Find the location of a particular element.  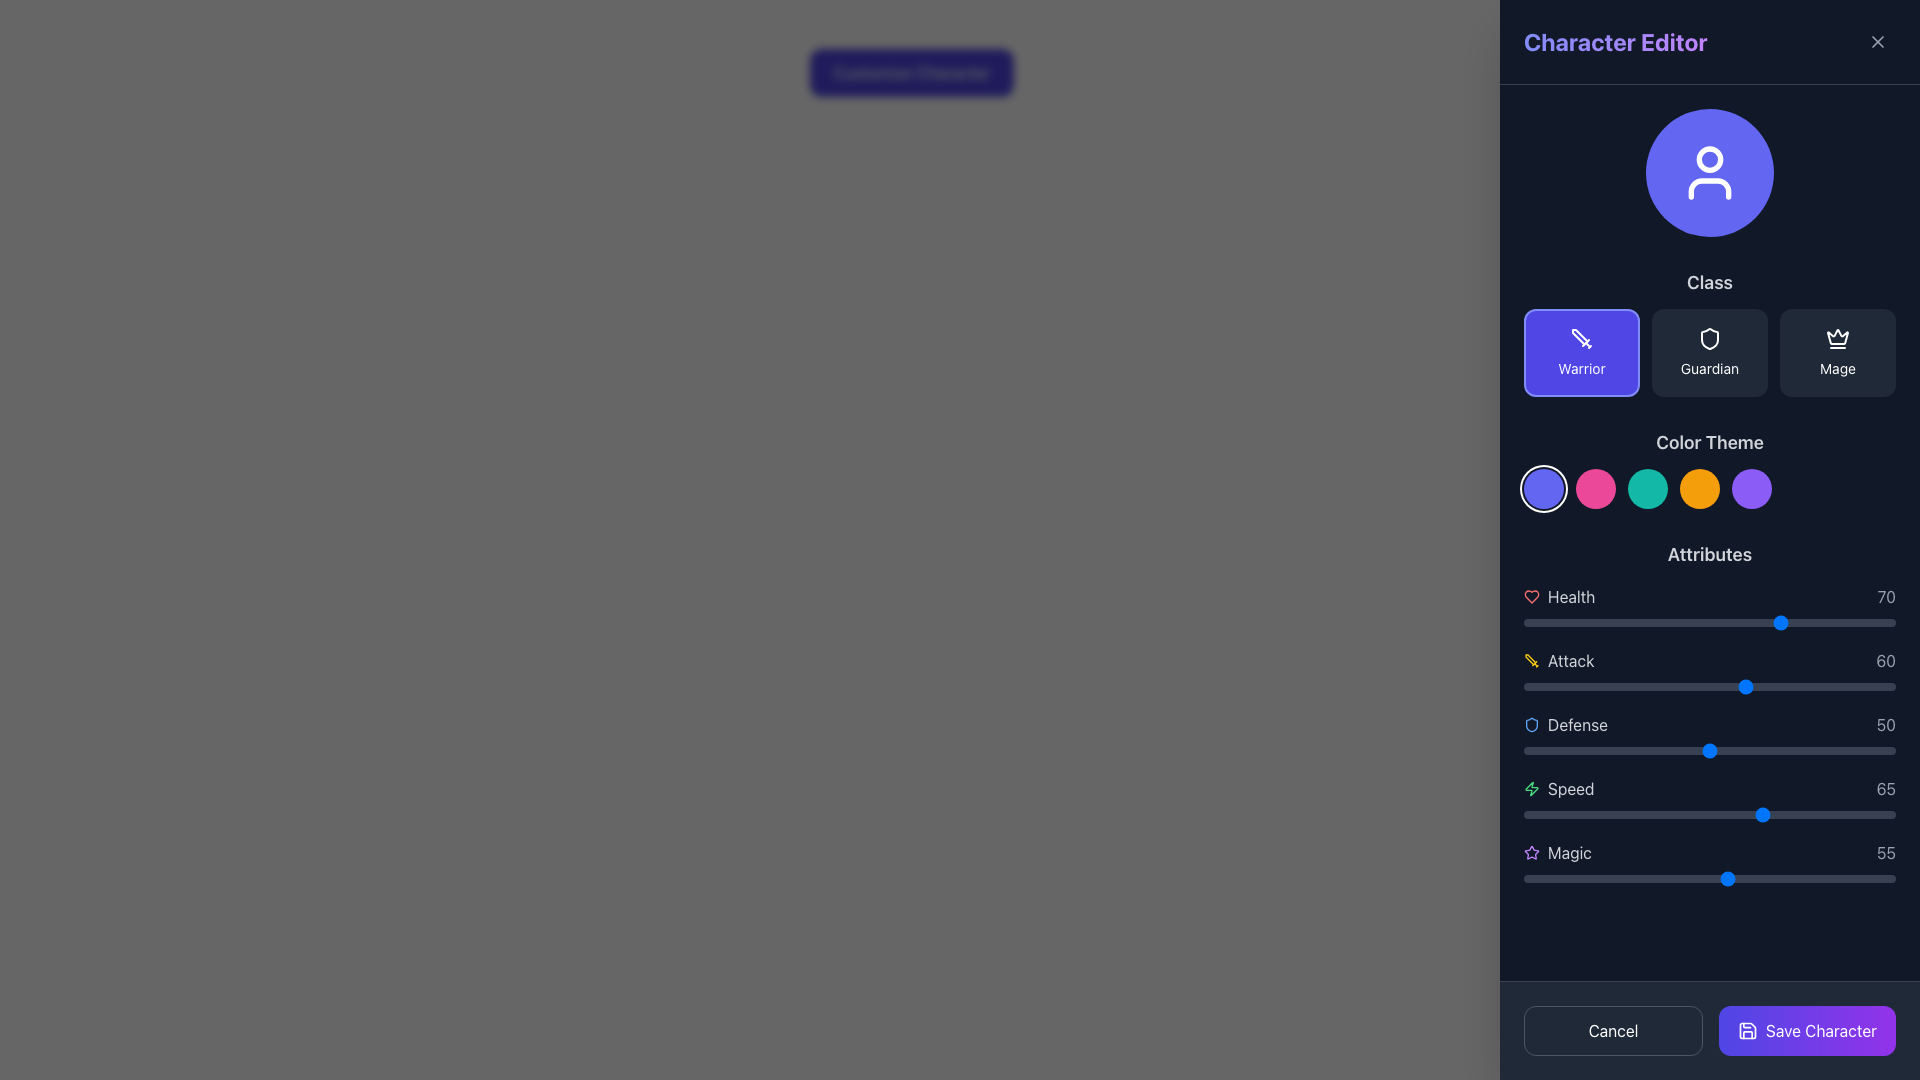

the defense attribute is located at coordinates (1534, 751).